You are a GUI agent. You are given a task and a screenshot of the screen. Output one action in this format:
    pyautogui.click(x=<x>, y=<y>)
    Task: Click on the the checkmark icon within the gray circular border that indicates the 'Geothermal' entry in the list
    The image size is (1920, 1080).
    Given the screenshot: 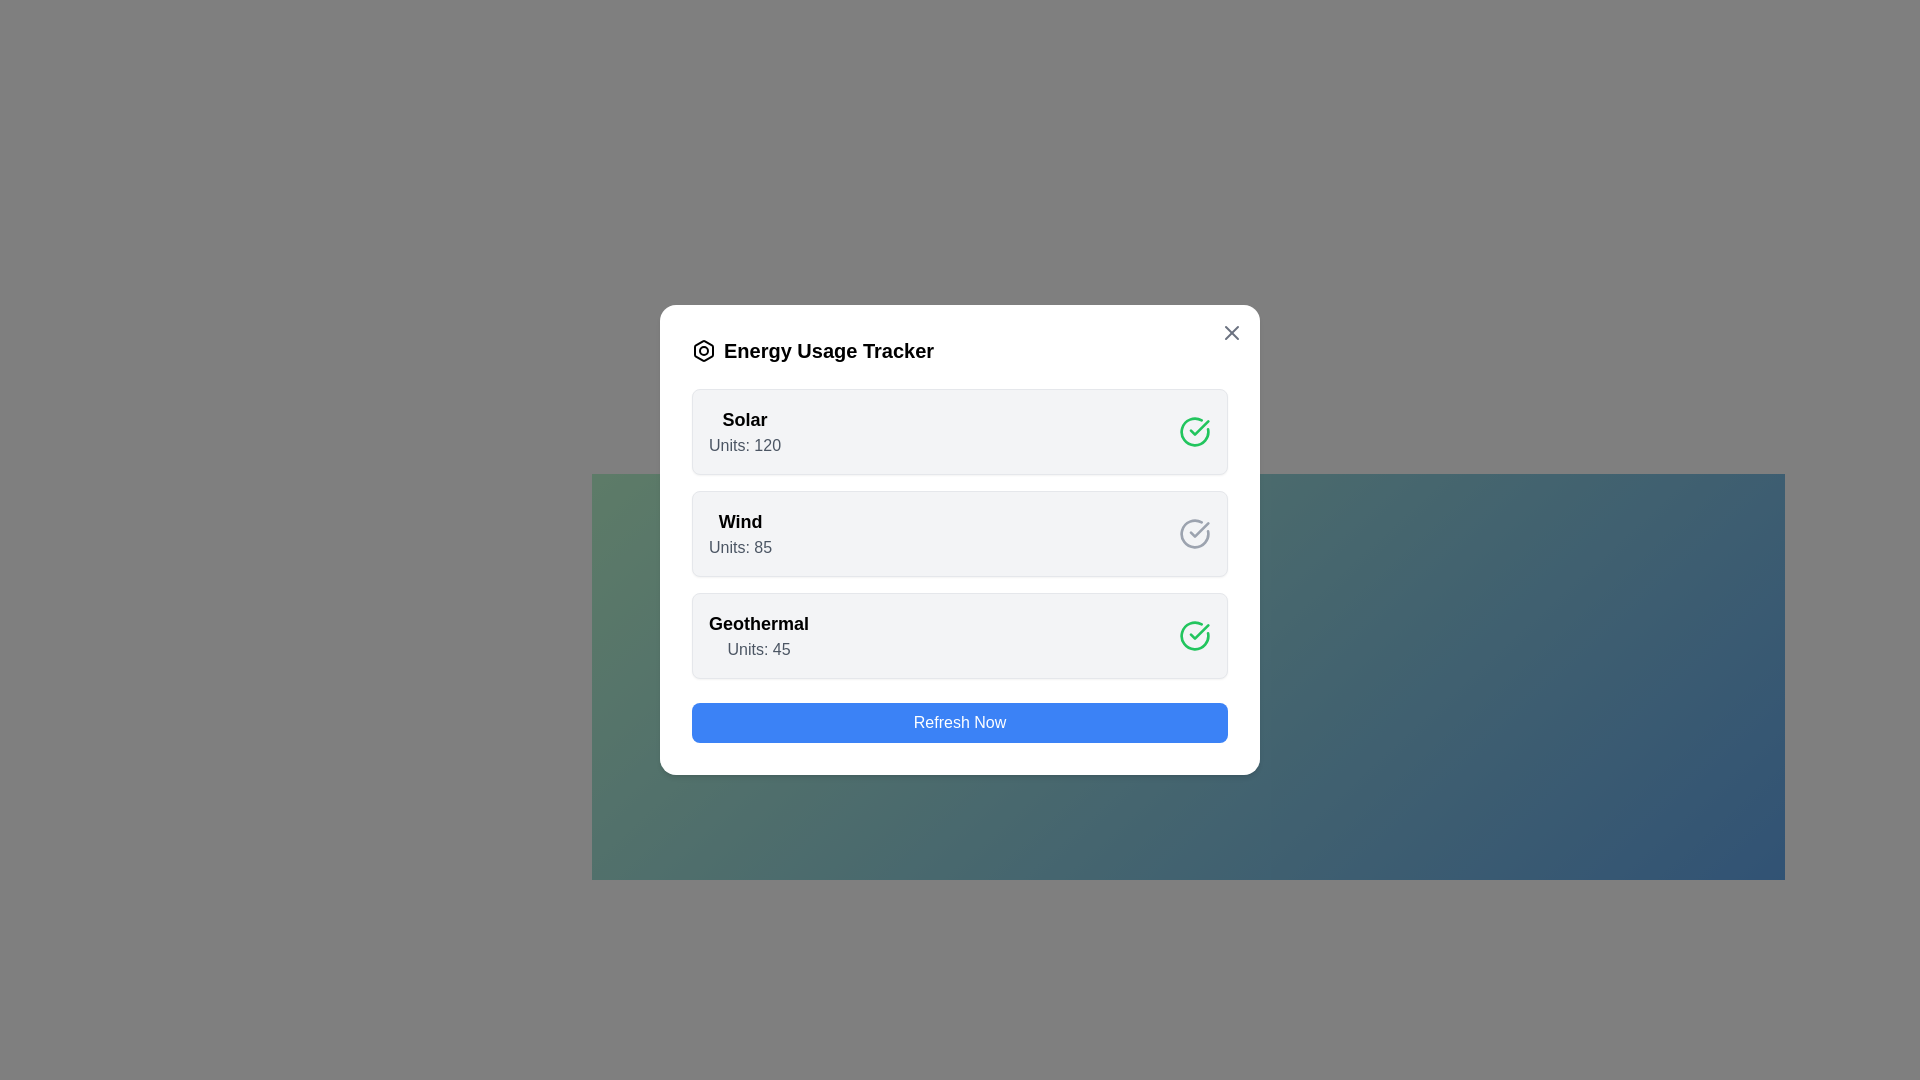 What is the action you would take?
    pyautogui.click(x=1199, y=528)
    